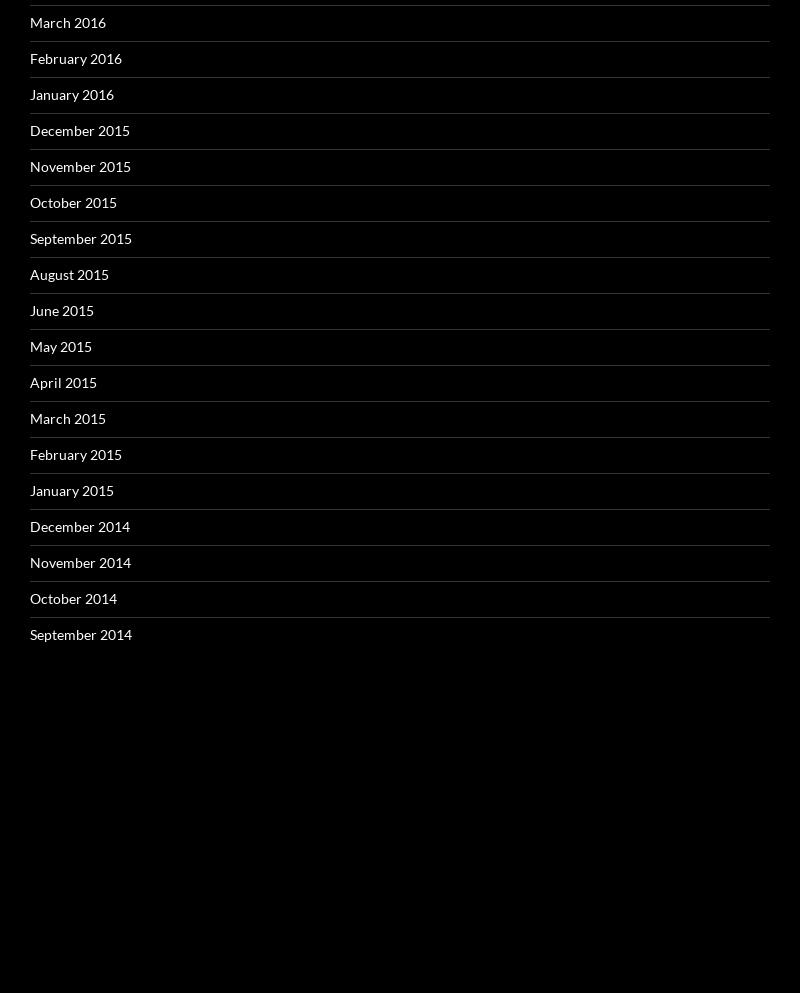  I want to click on 'December 2014', so click(80, 525).